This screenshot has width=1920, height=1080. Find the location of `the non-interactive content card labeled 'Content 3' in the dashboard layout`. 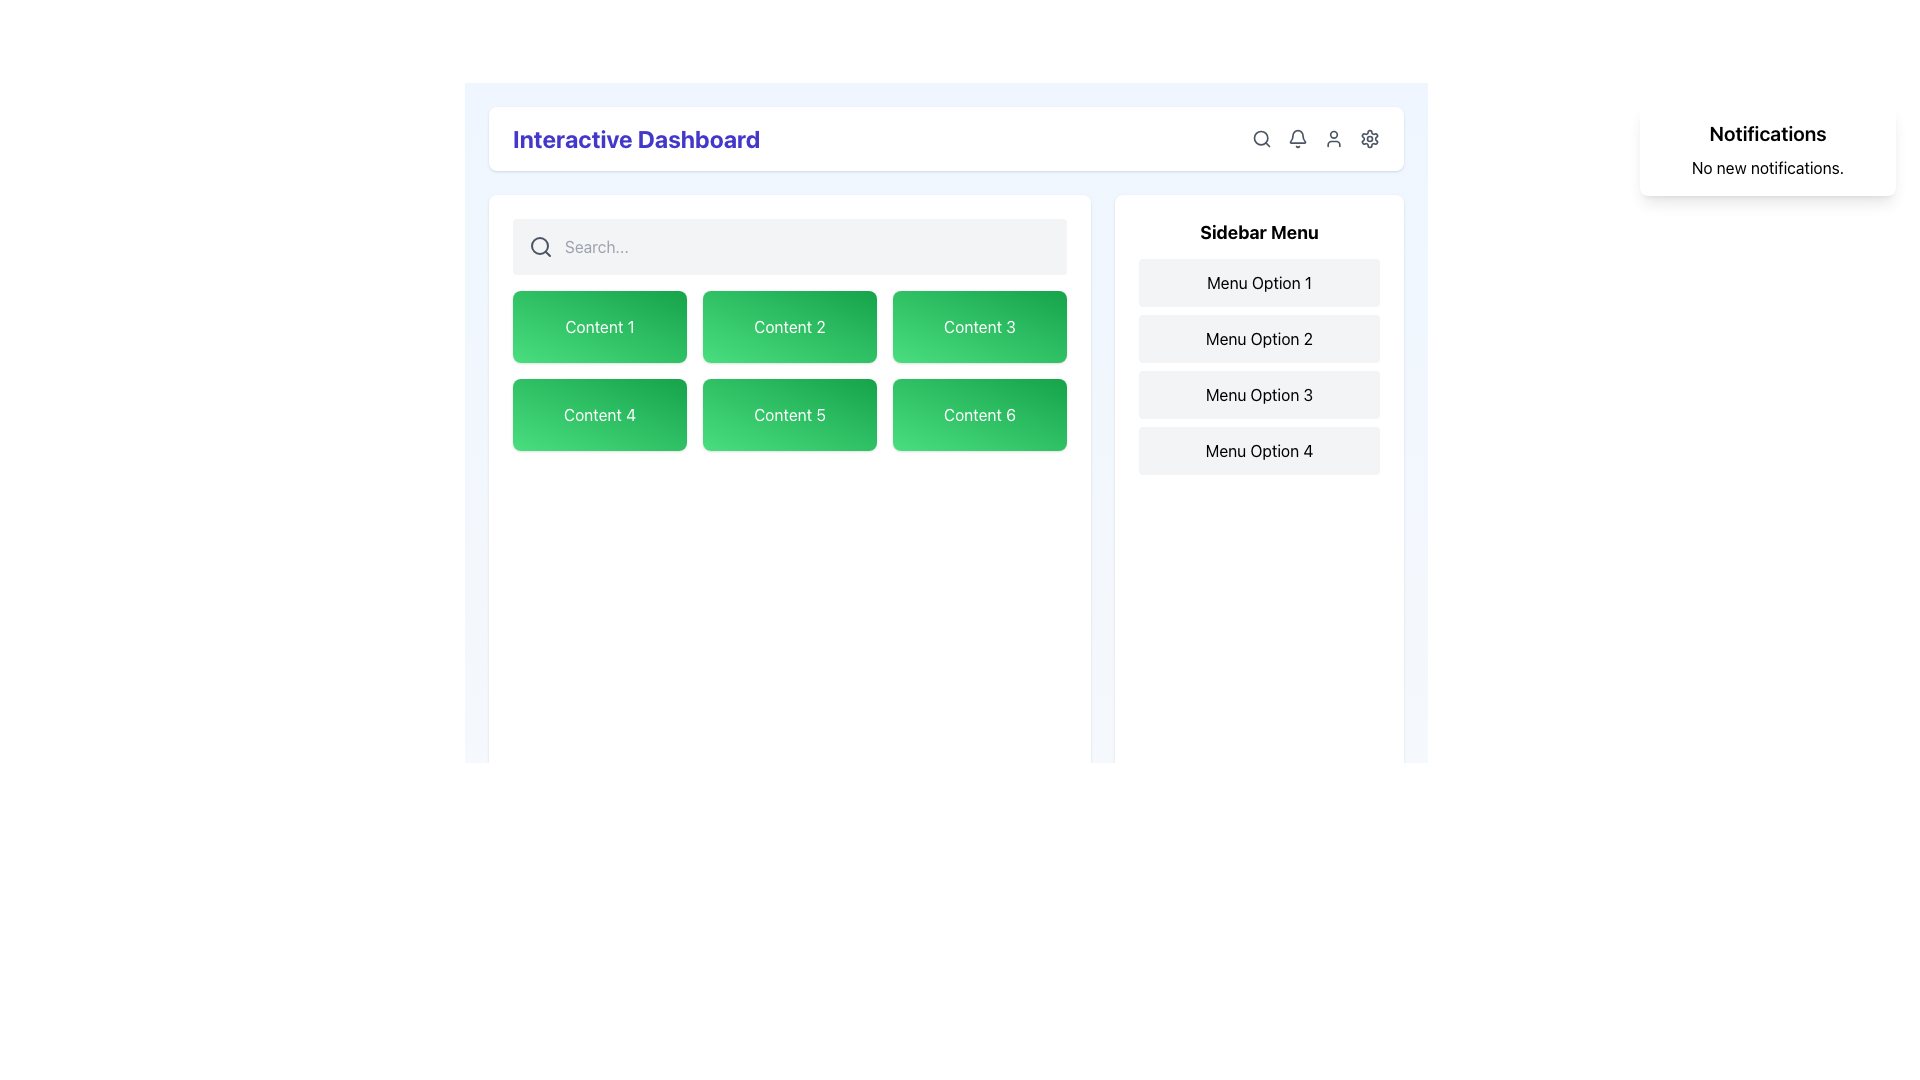

the non-interactive content card labeled 'Content 3' in the dashboard layout is located at coordinates (979, 326).